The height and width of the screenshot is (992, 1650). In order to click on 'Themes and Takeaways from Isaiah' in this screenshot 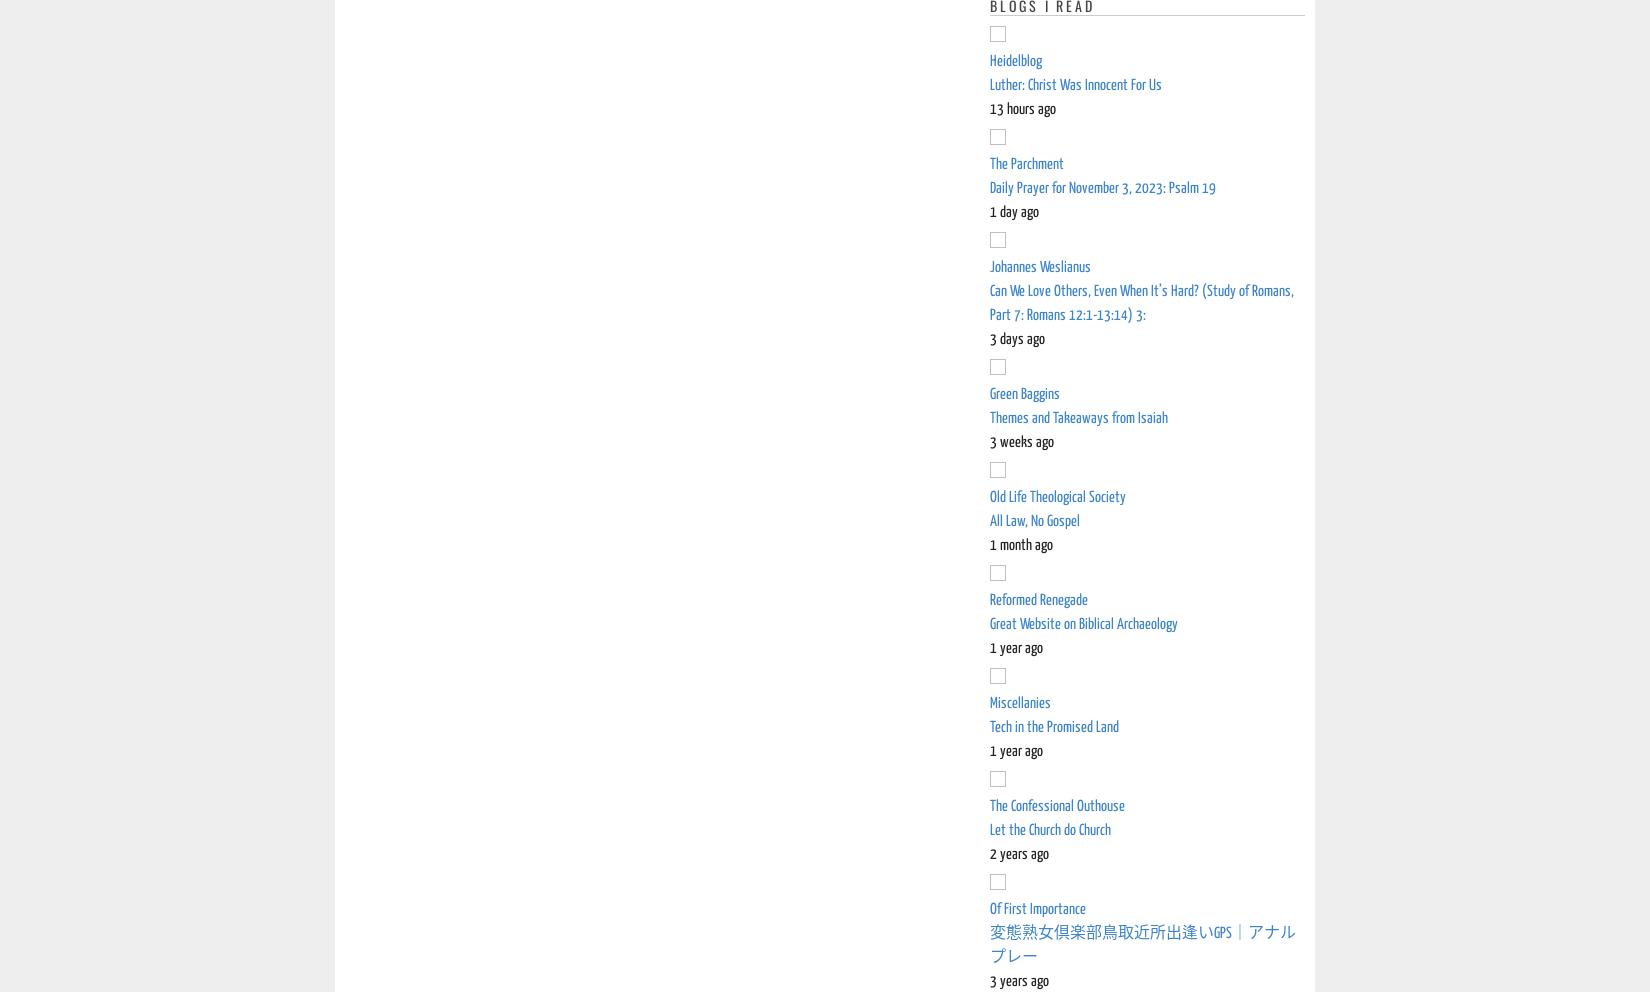, I will do `click(1078, 417)`.